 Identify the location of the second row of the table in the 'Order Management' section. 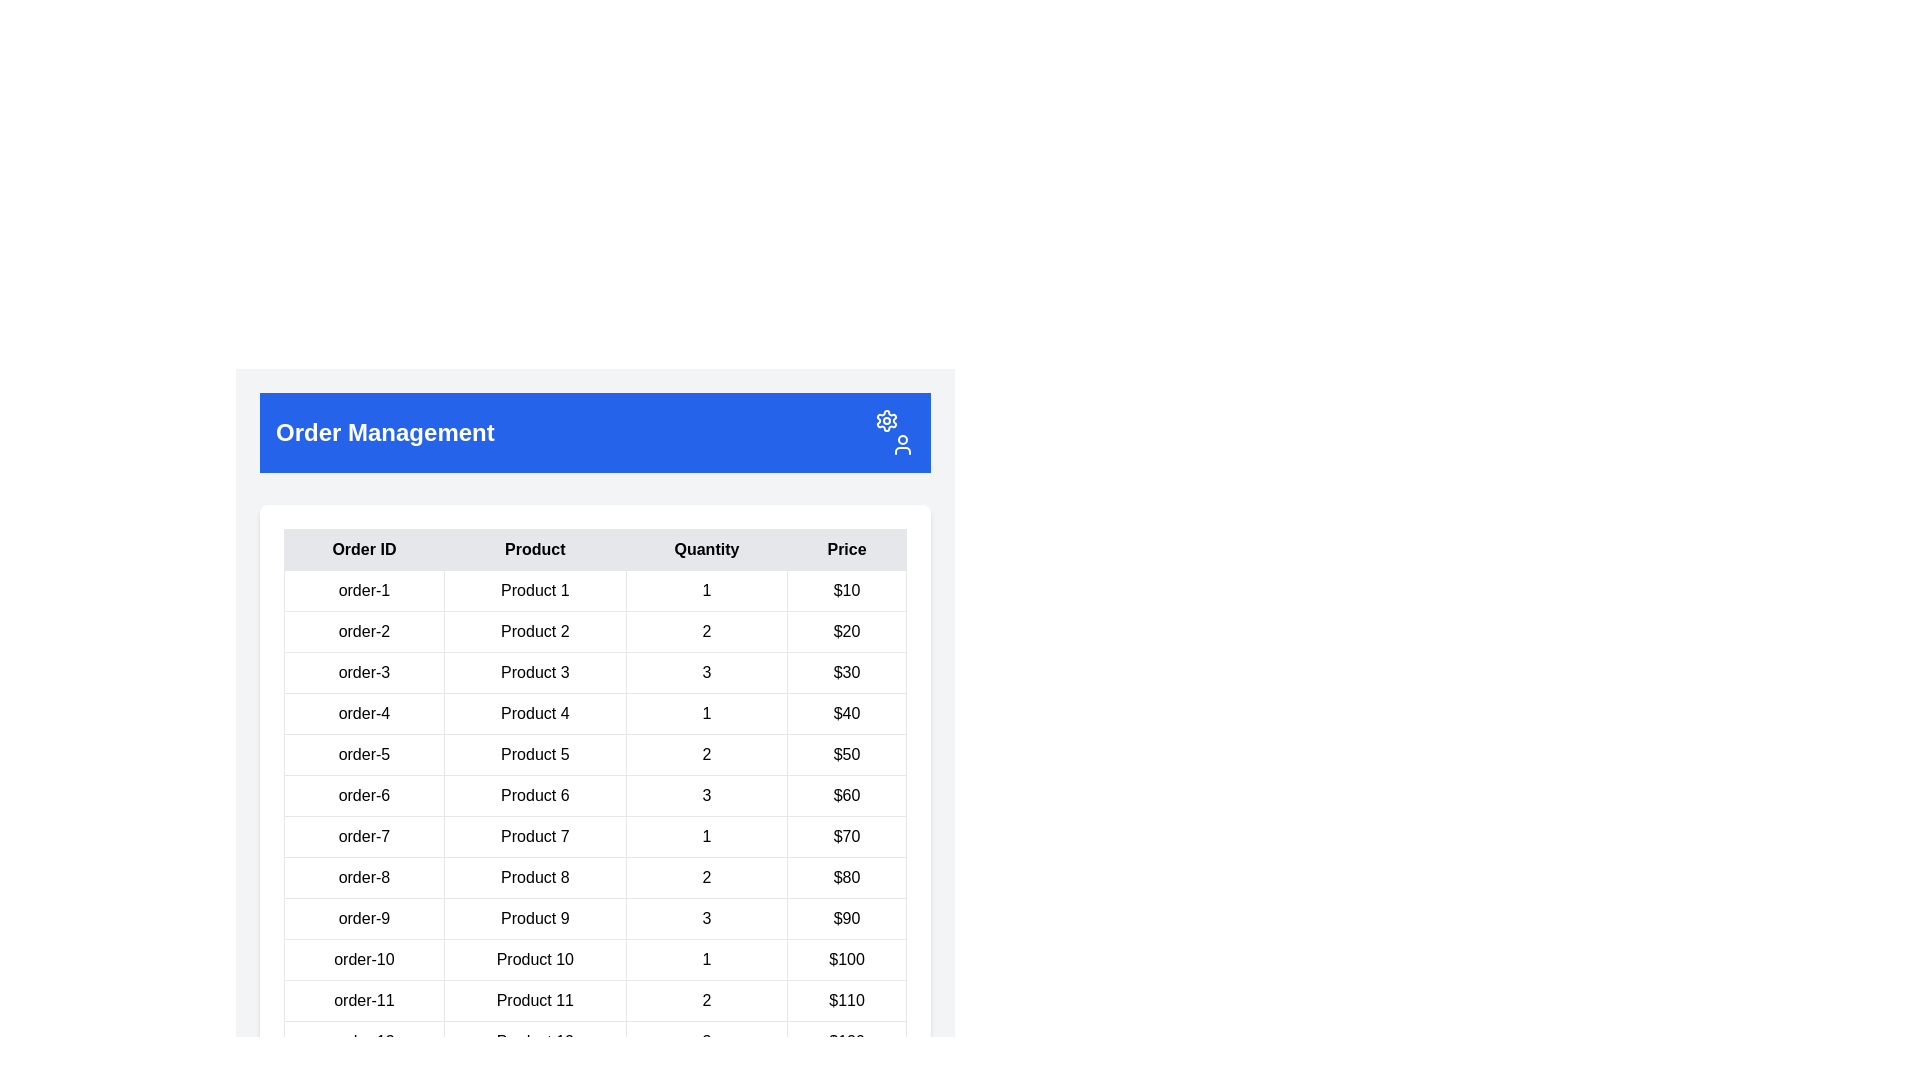
(594, 632).